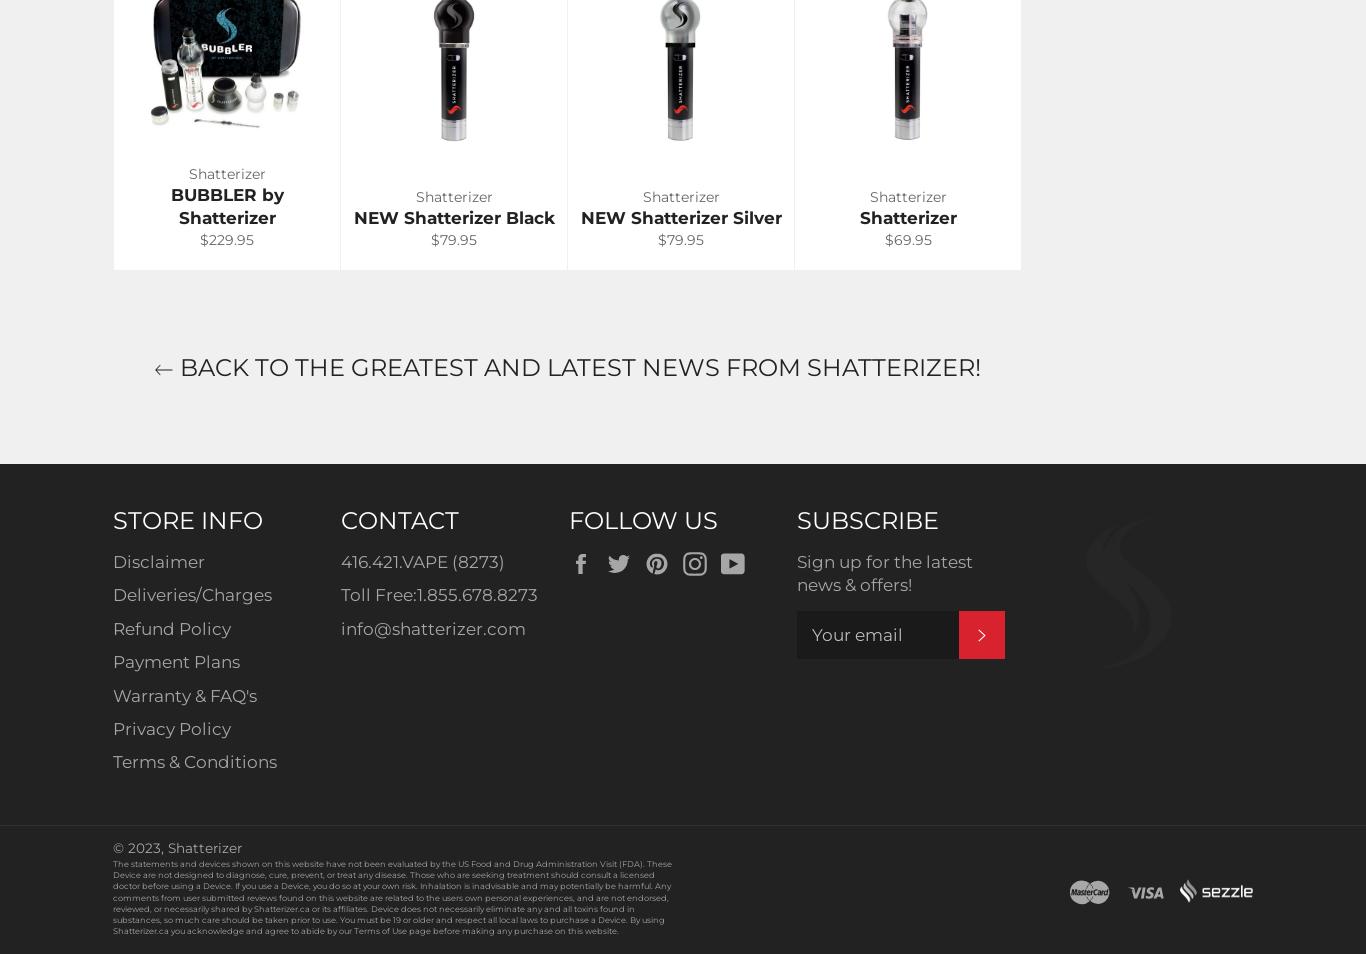  What do you see at coordinates (884, 572) in the screenshot?
I see `'Sign up for the latest news & offers!'` at bounding box center [884, 572].